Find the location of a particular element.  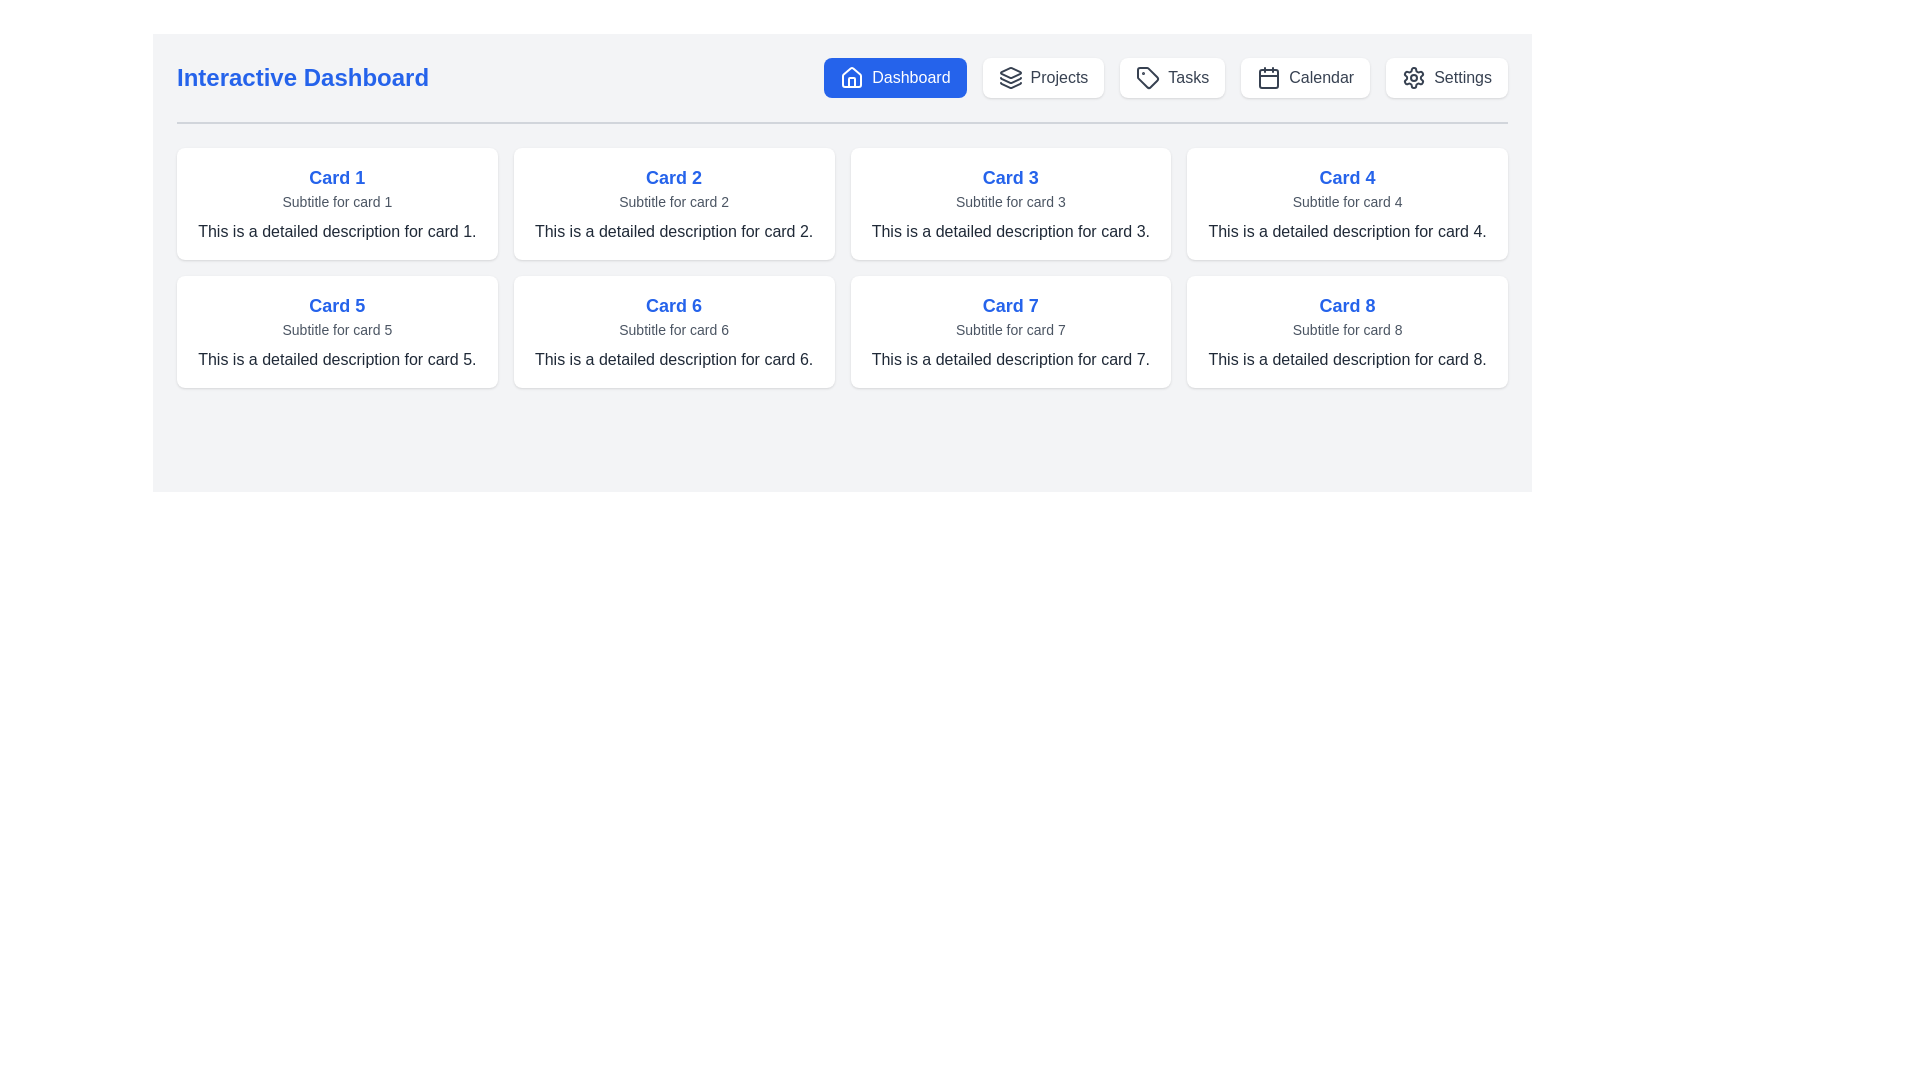

the house-shaped icon located on the left side of the 'Dashboard' button is located at coordinates (852, 76).